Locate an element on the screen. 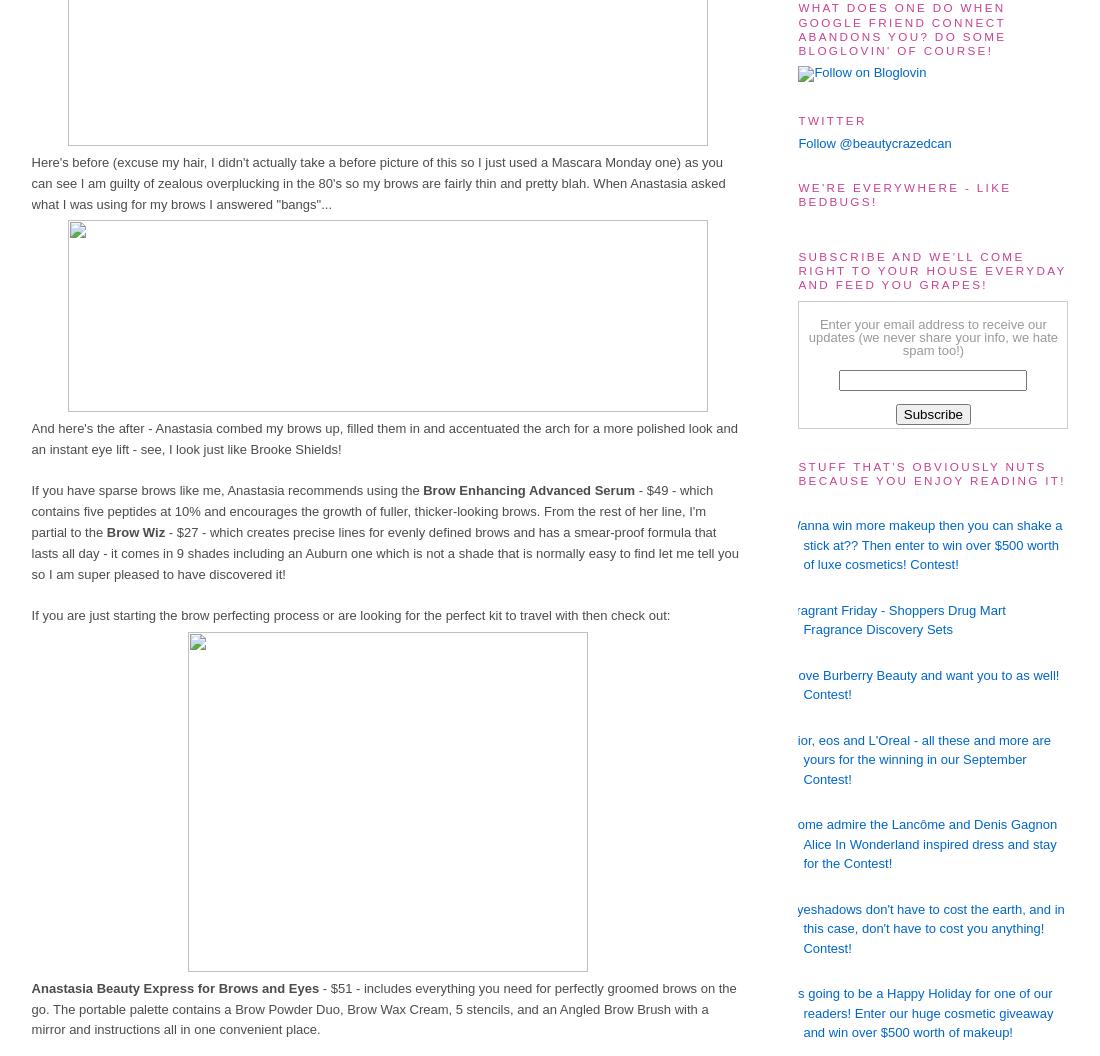  'Brow Wiz' is located at coordinates (135, 532).